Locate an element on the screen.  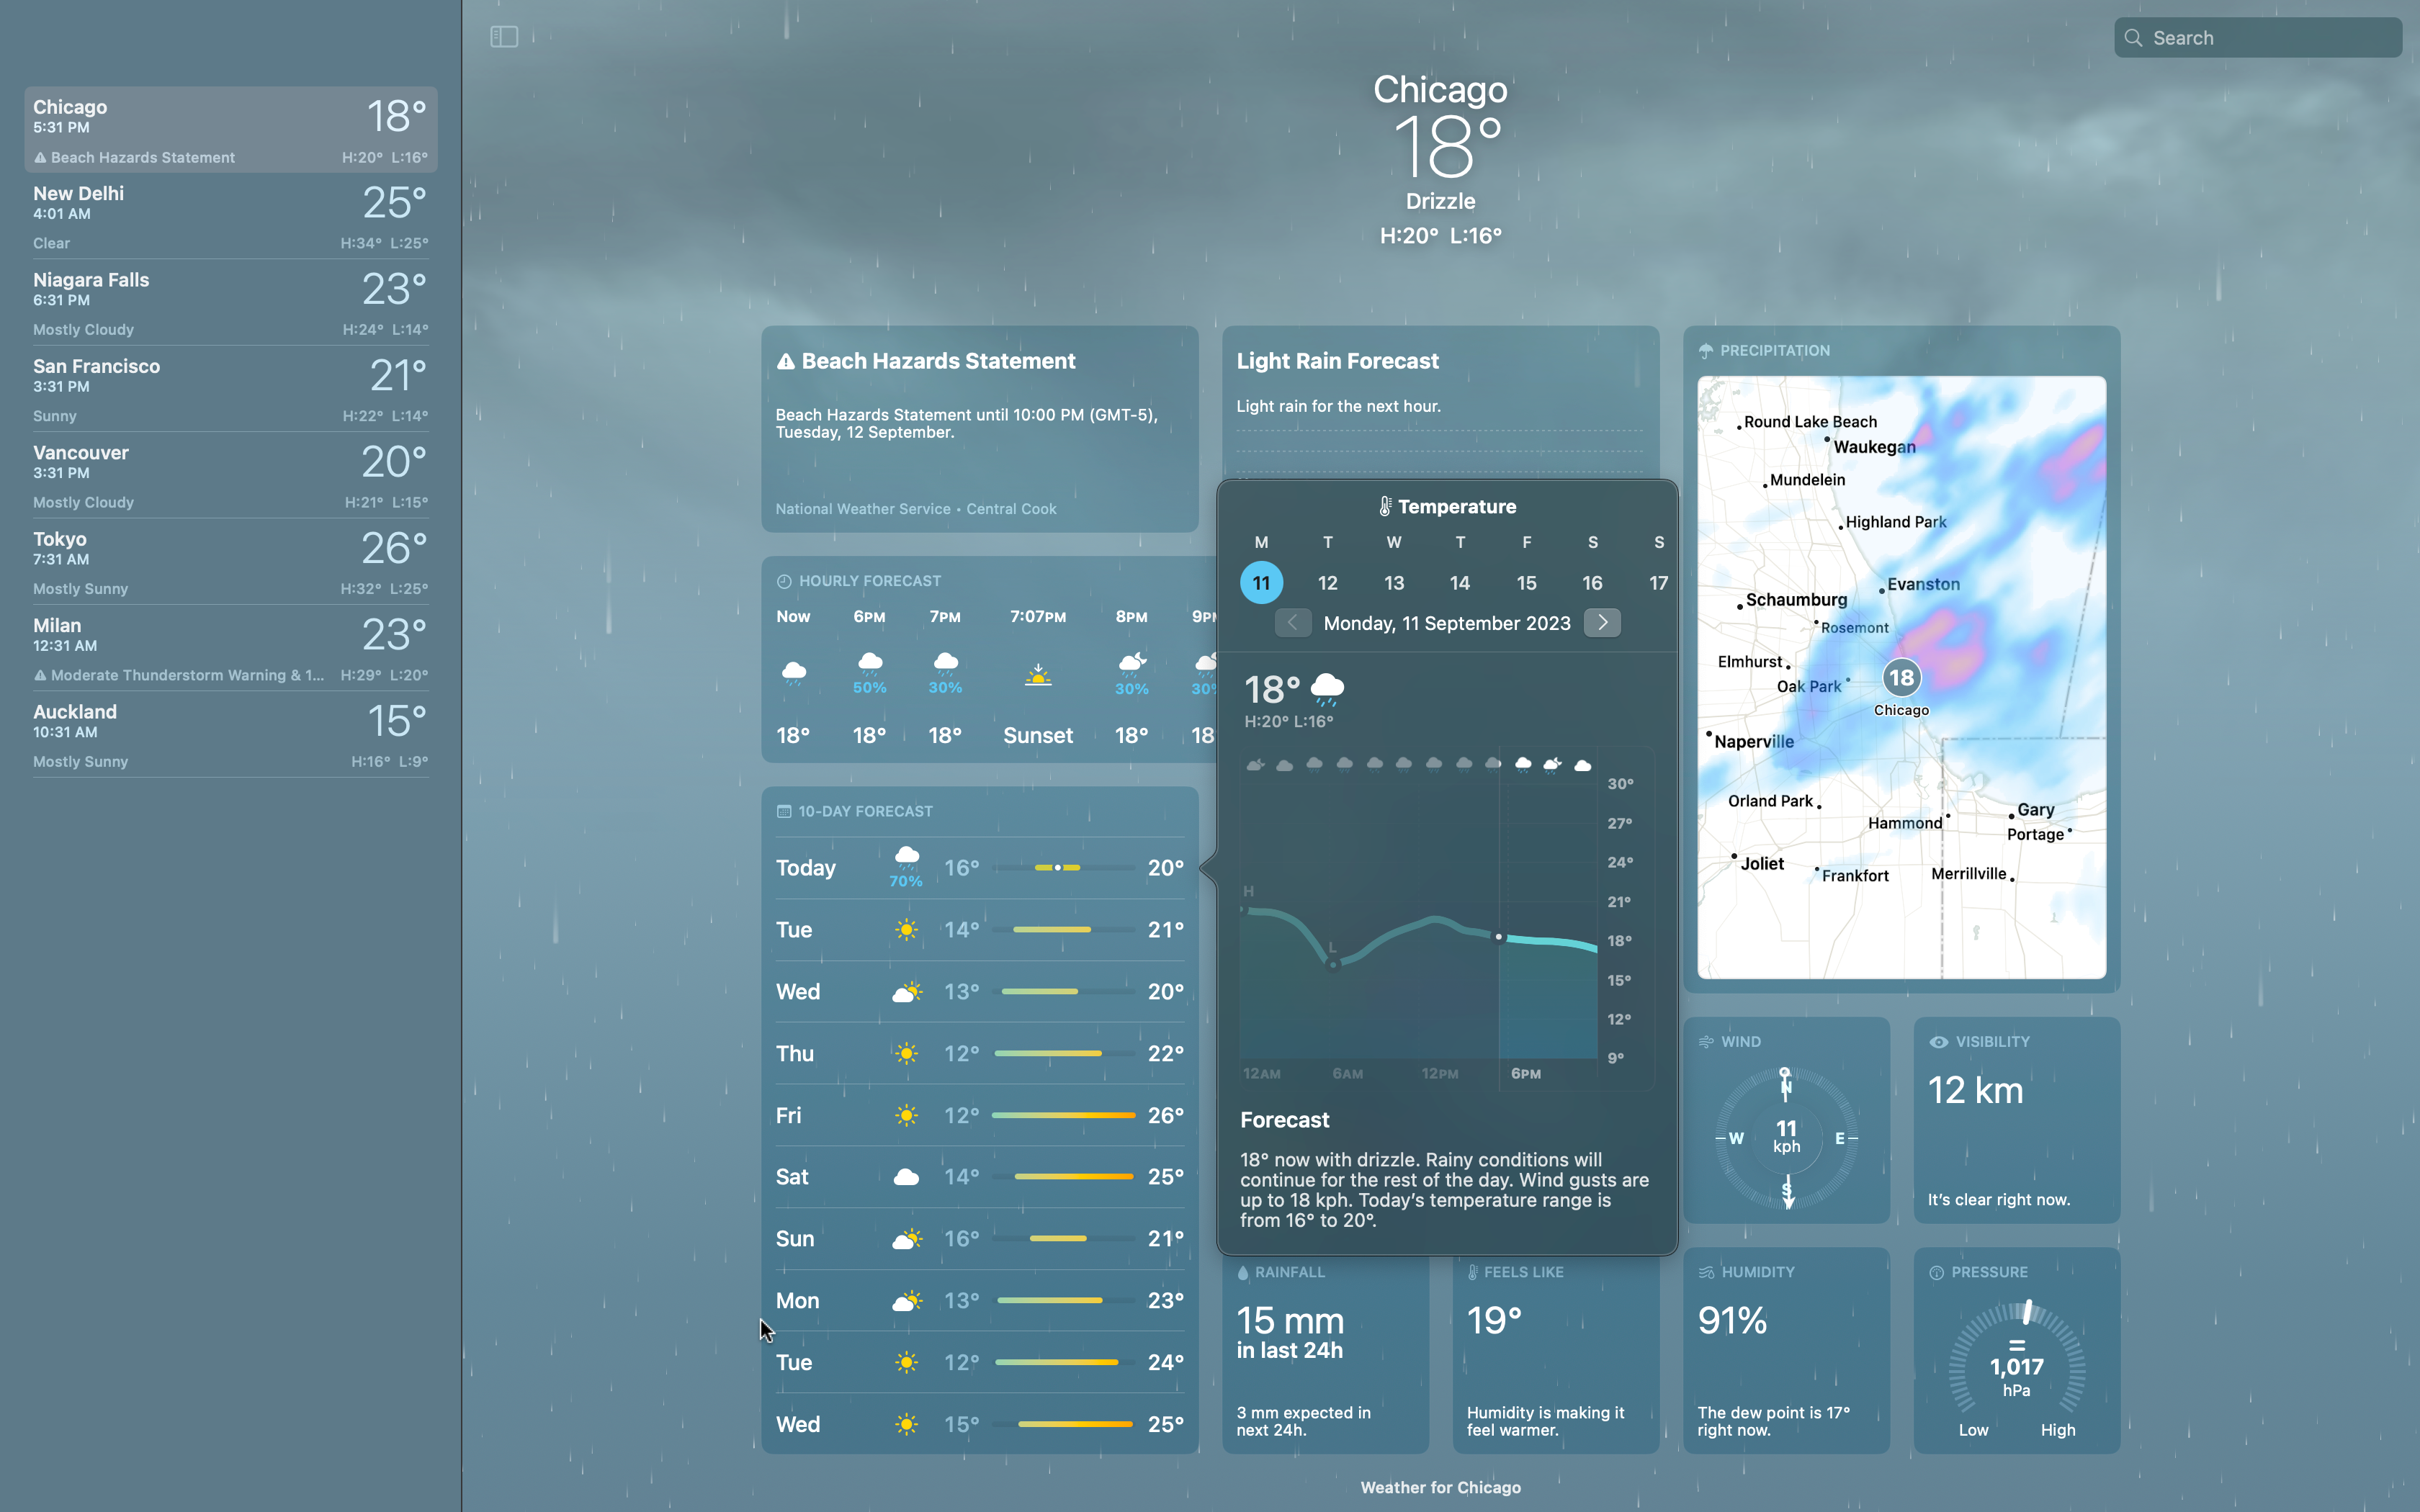
Get the climate details of Chicago for the 15th is located at coordinates (1525, 581).